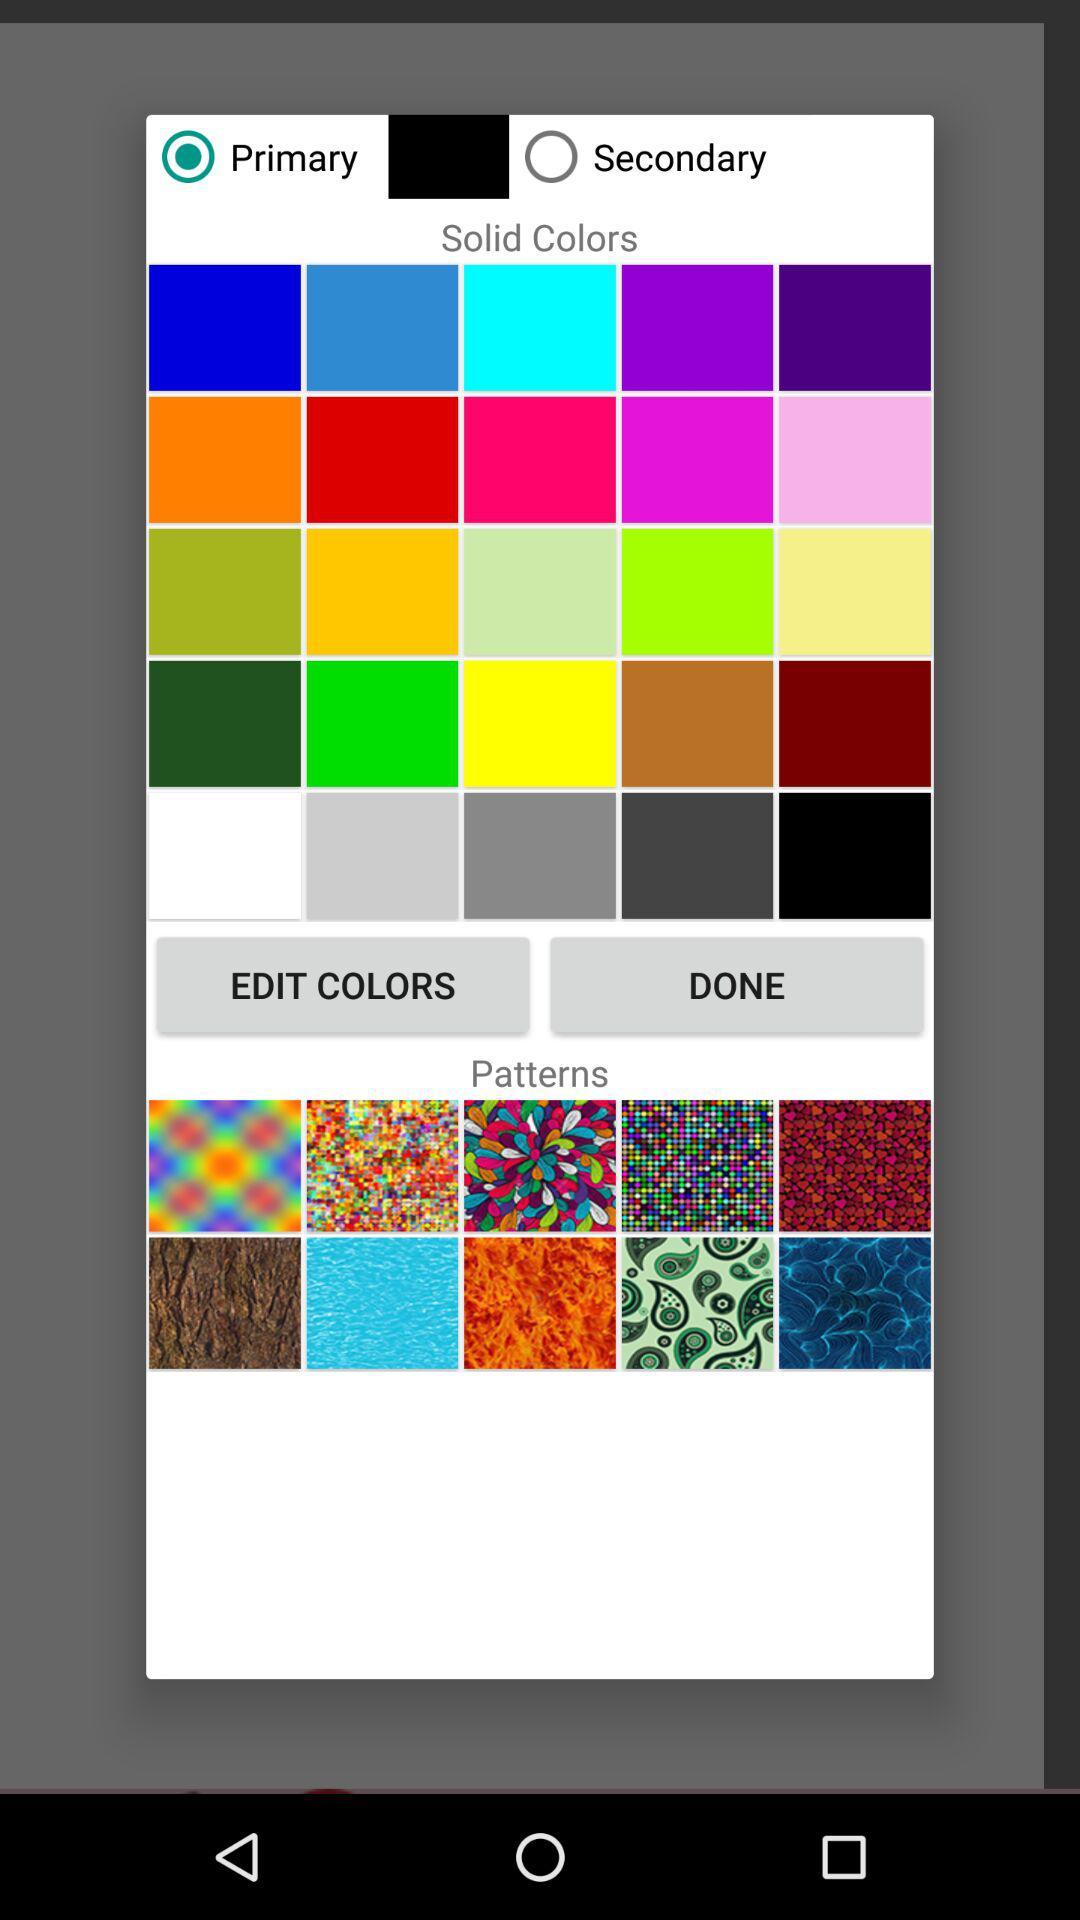 The height and width of the screenshot is (1920, 1080). What do you see at coordinates (224, 1303) in the screenshot?
I see `this pattern` at bounding box center [224, 1303].